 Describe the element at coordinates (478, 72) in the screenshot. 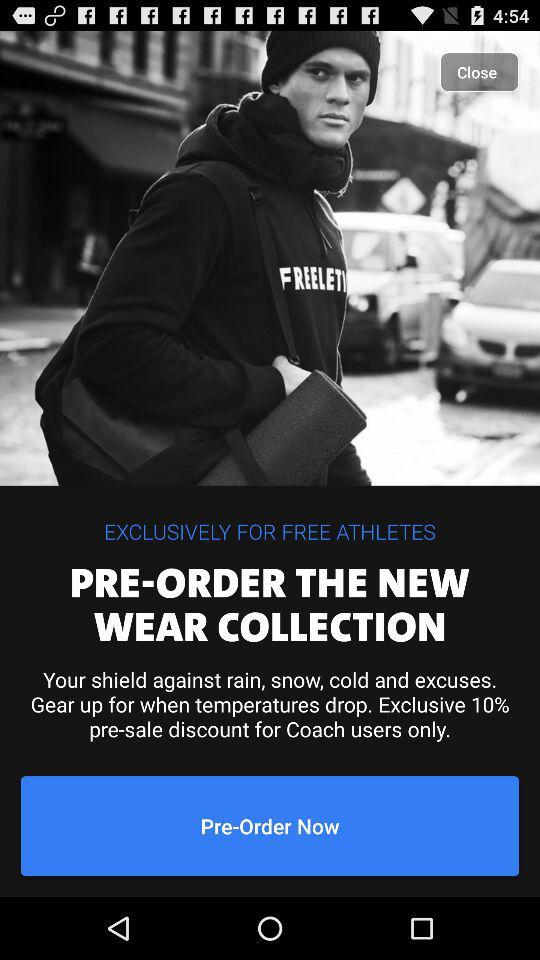

I see `the icon above the exclusively for free` at that location.